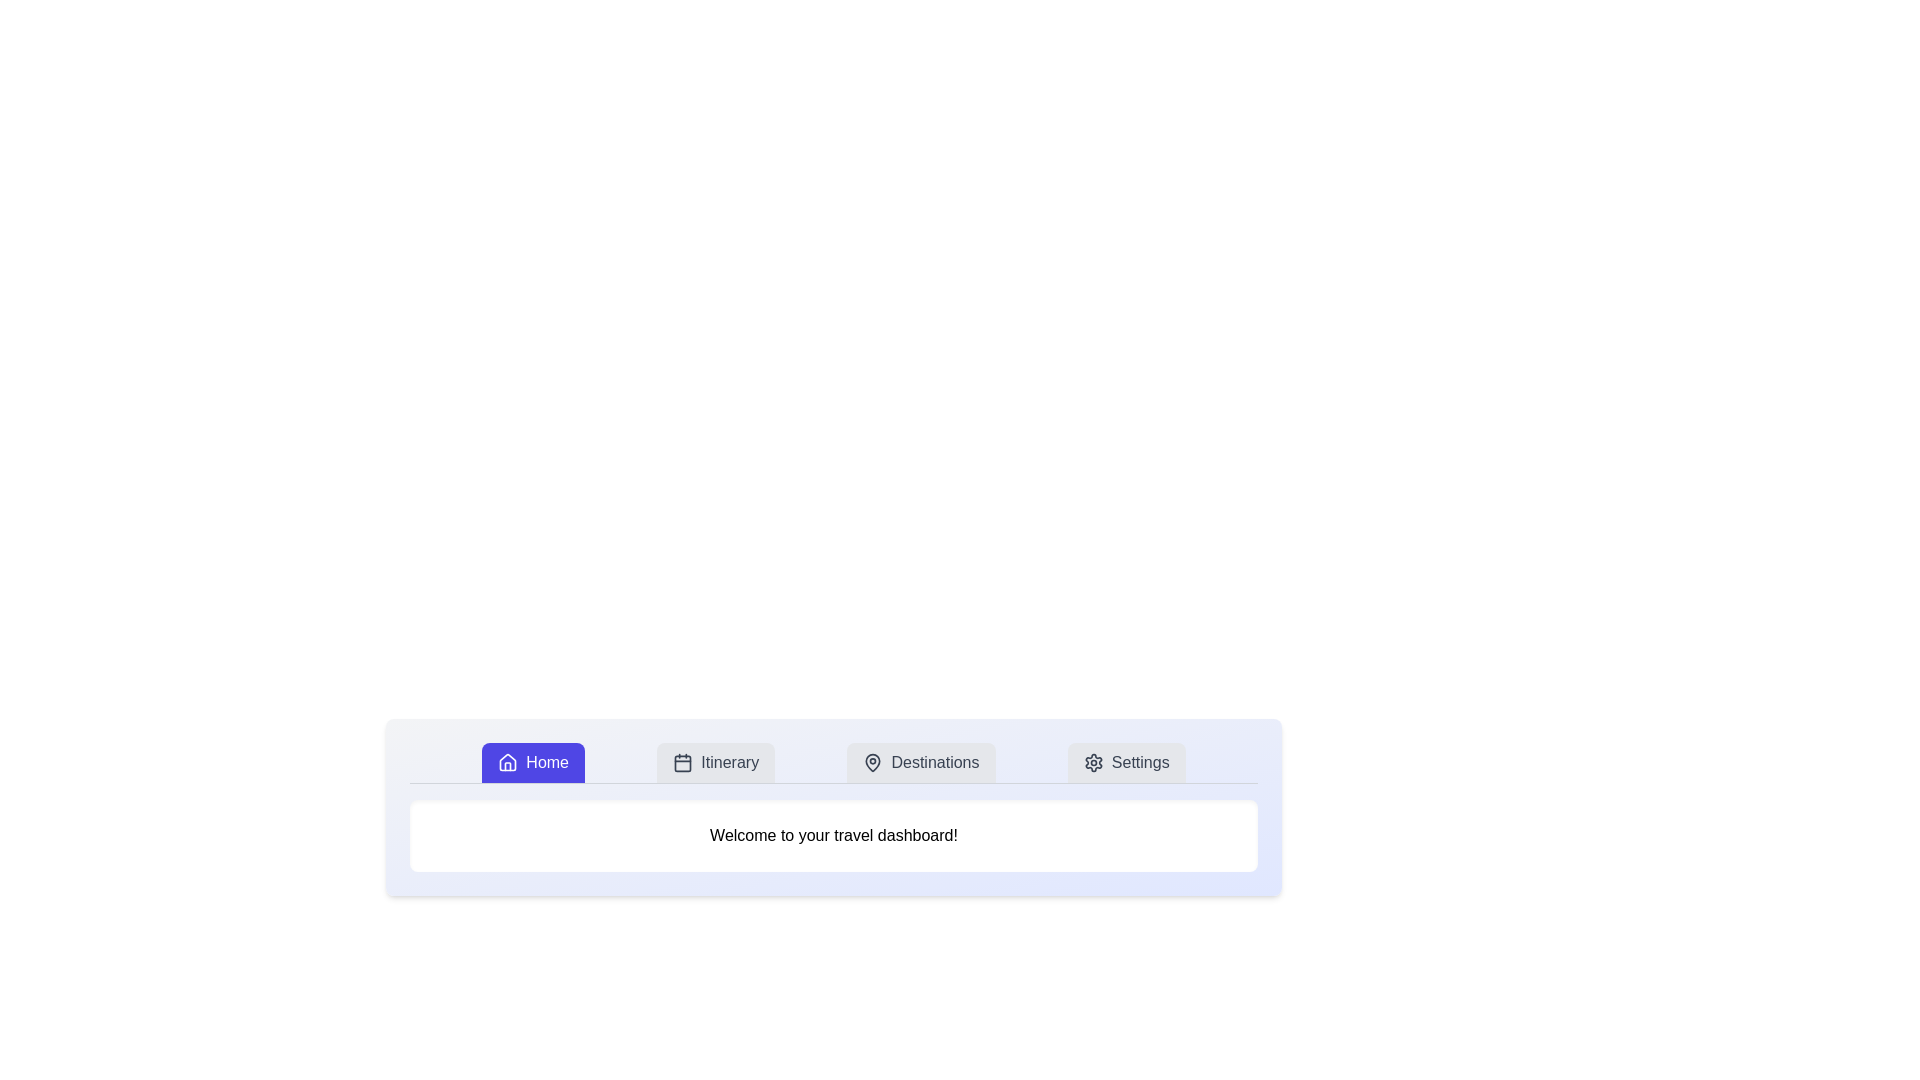 This screenshot has width=1920, height=1080. I want to click on the 'Home' tab icon located in the top navigation bar, which is part of the SVG representation of the house icon, so click(508, 762).